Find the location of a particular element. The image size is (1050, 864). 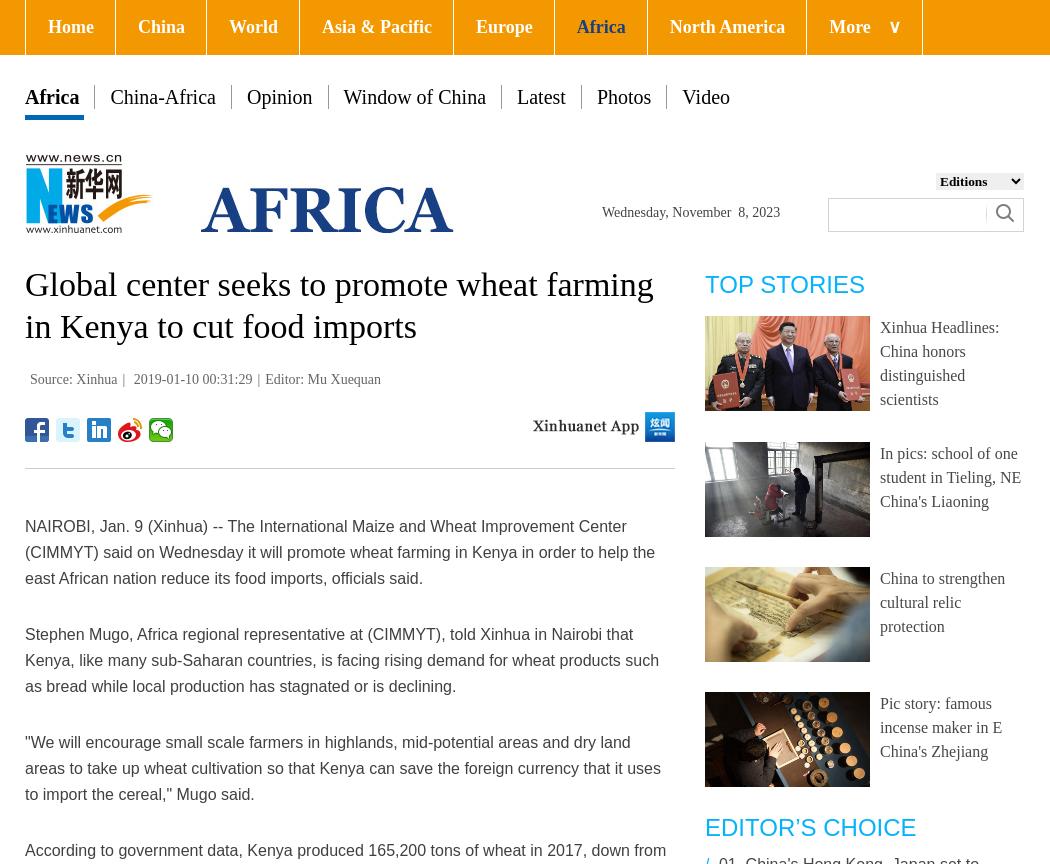

'Pic story: famous incense maker in E China's Zhejiang' is located at coordinates (940, 727).